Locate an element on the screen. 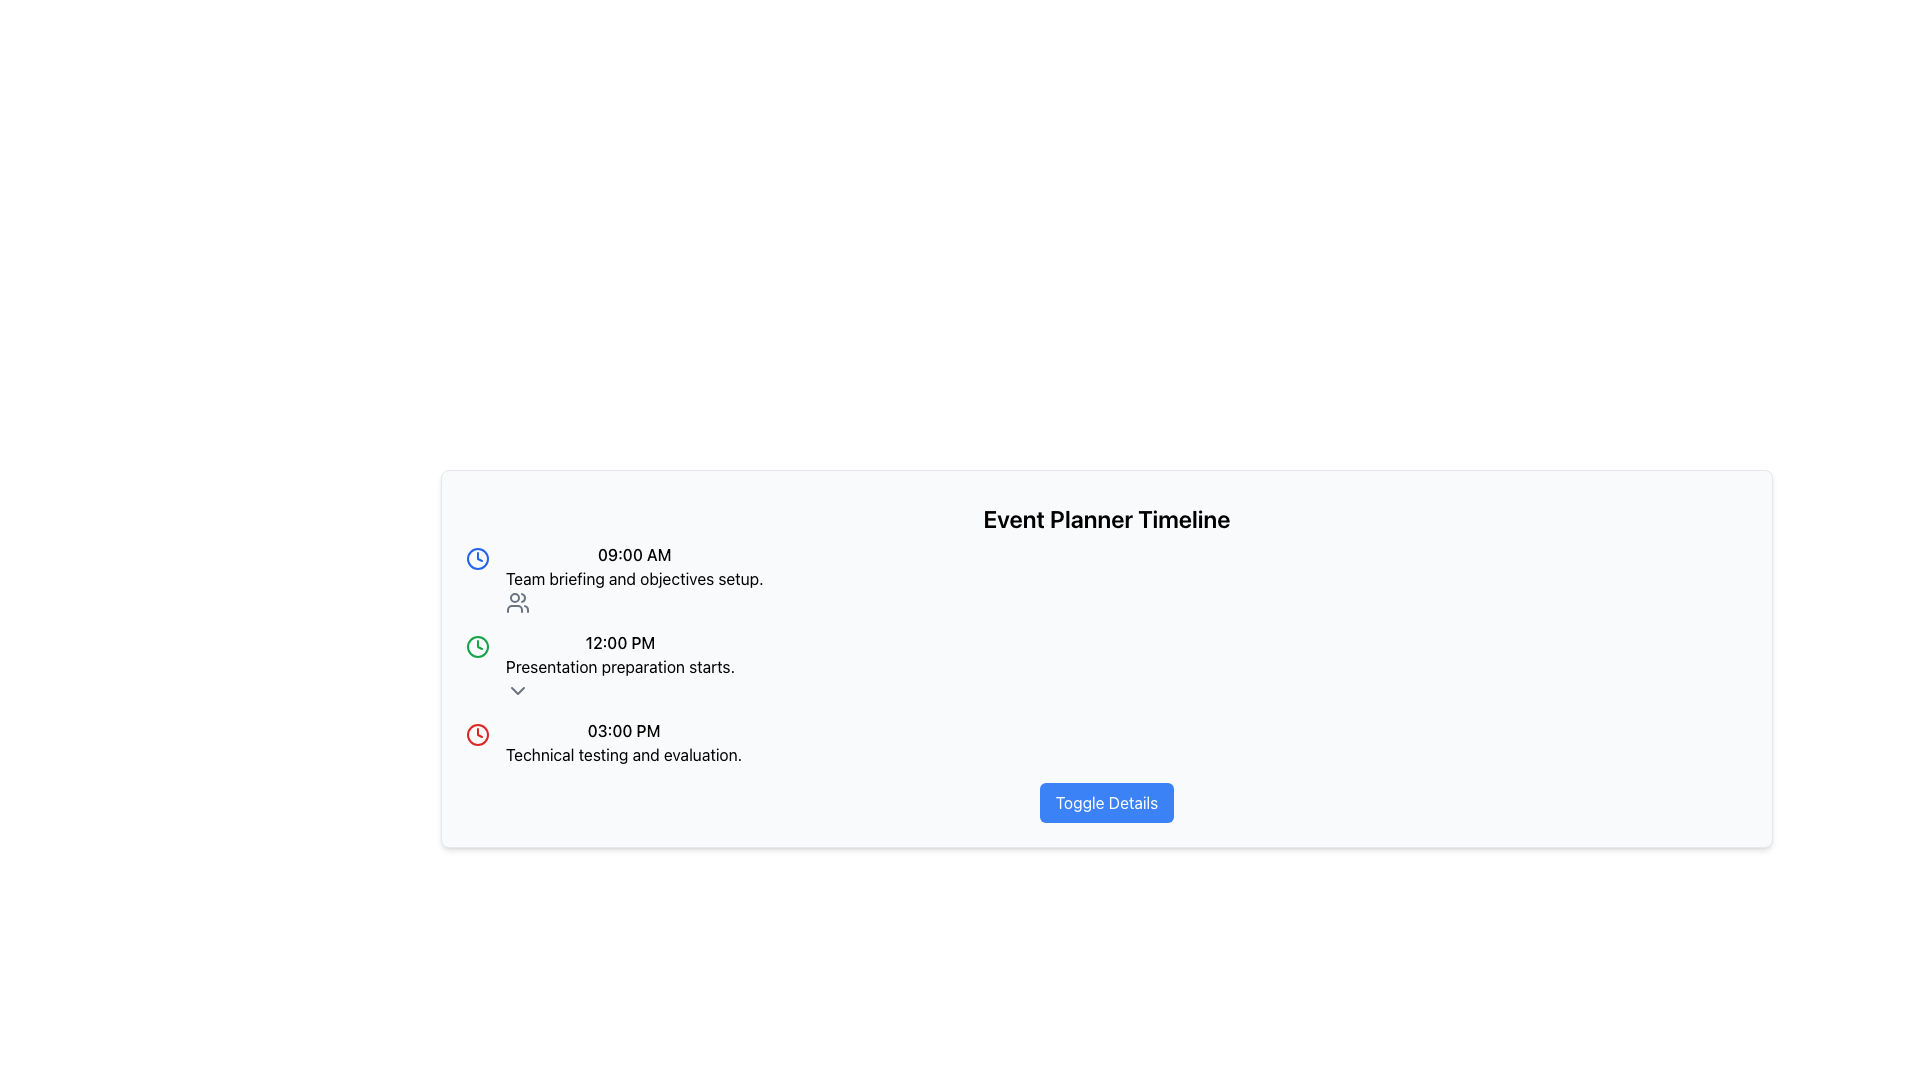 The image size is (1920, 1080). event details of the text block displaying '12:00 PM Presentation preparation starts.' which is the second event in the vertical timeline, located beside a green clock icon is located at coordinates (619, 667).